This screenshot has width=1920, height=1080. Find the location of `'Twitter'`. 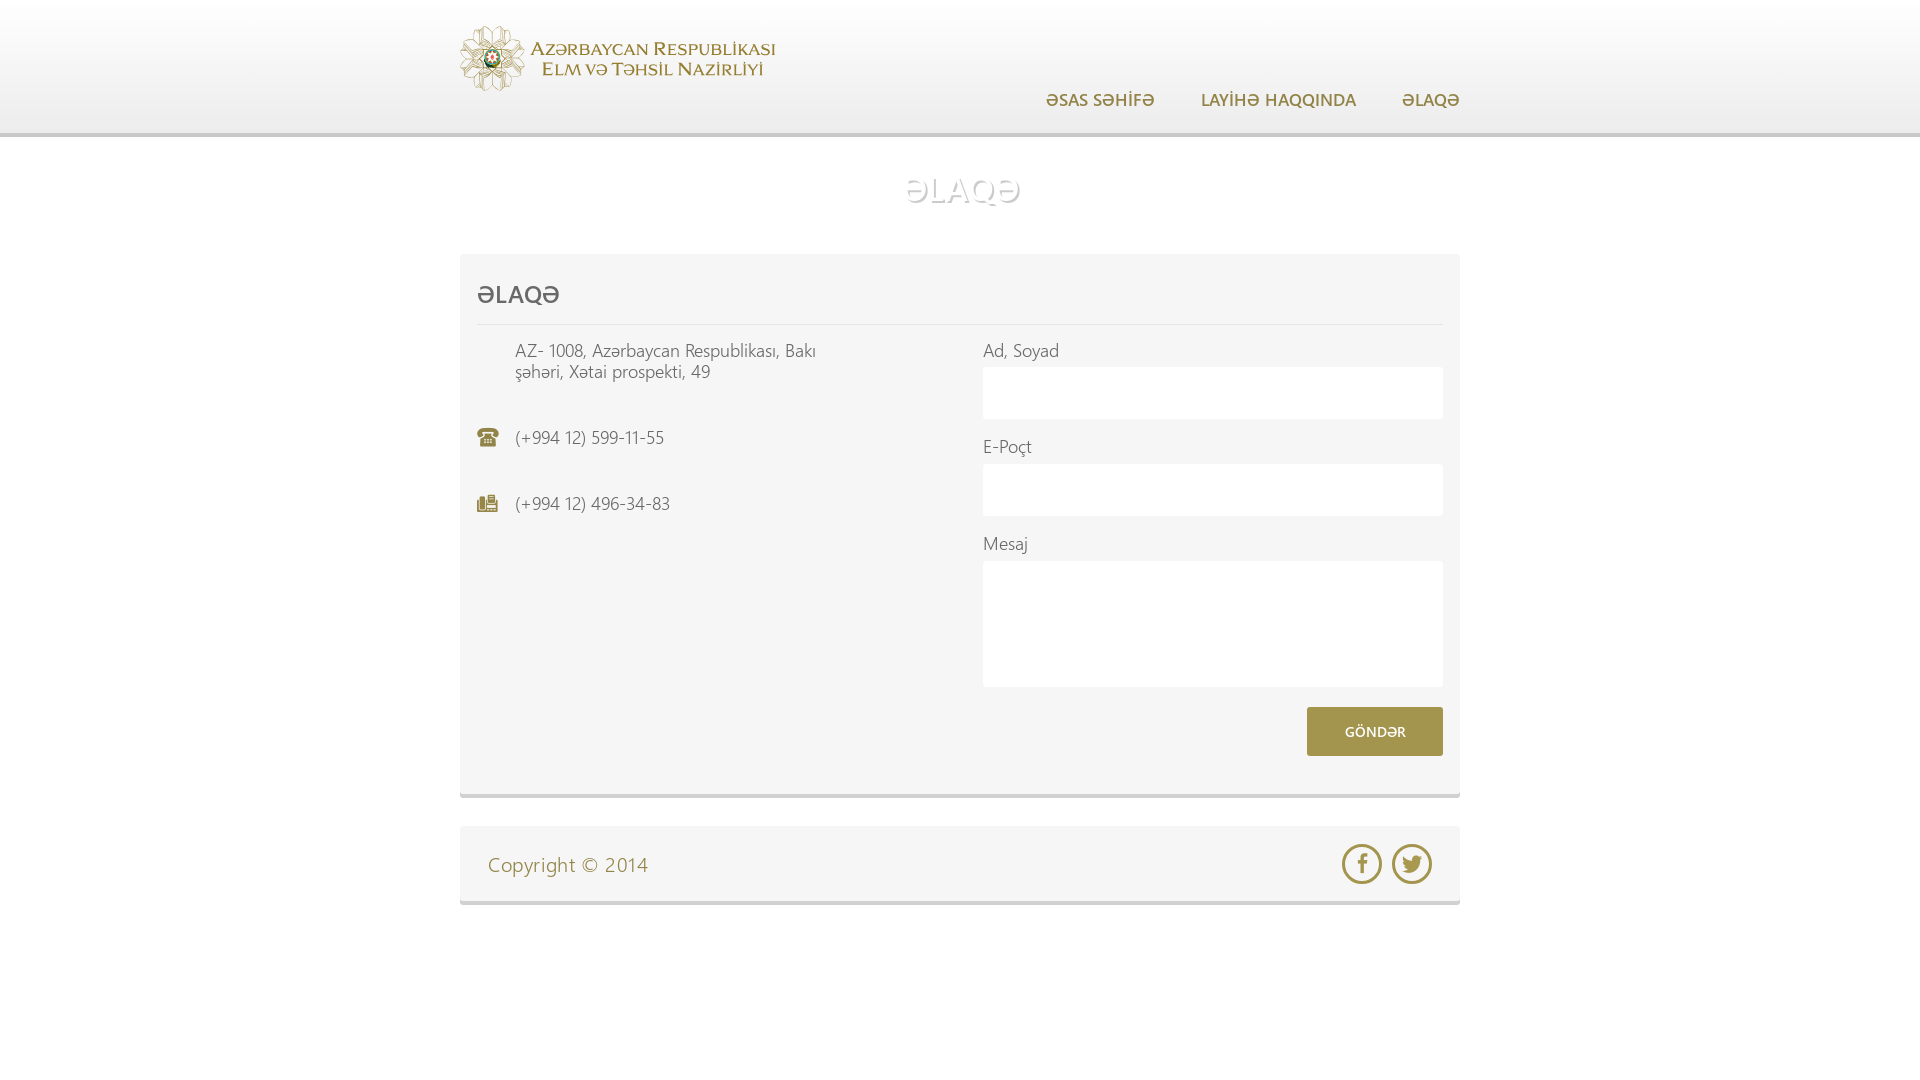

'Twitter' is located at coordinates (1391, 863).